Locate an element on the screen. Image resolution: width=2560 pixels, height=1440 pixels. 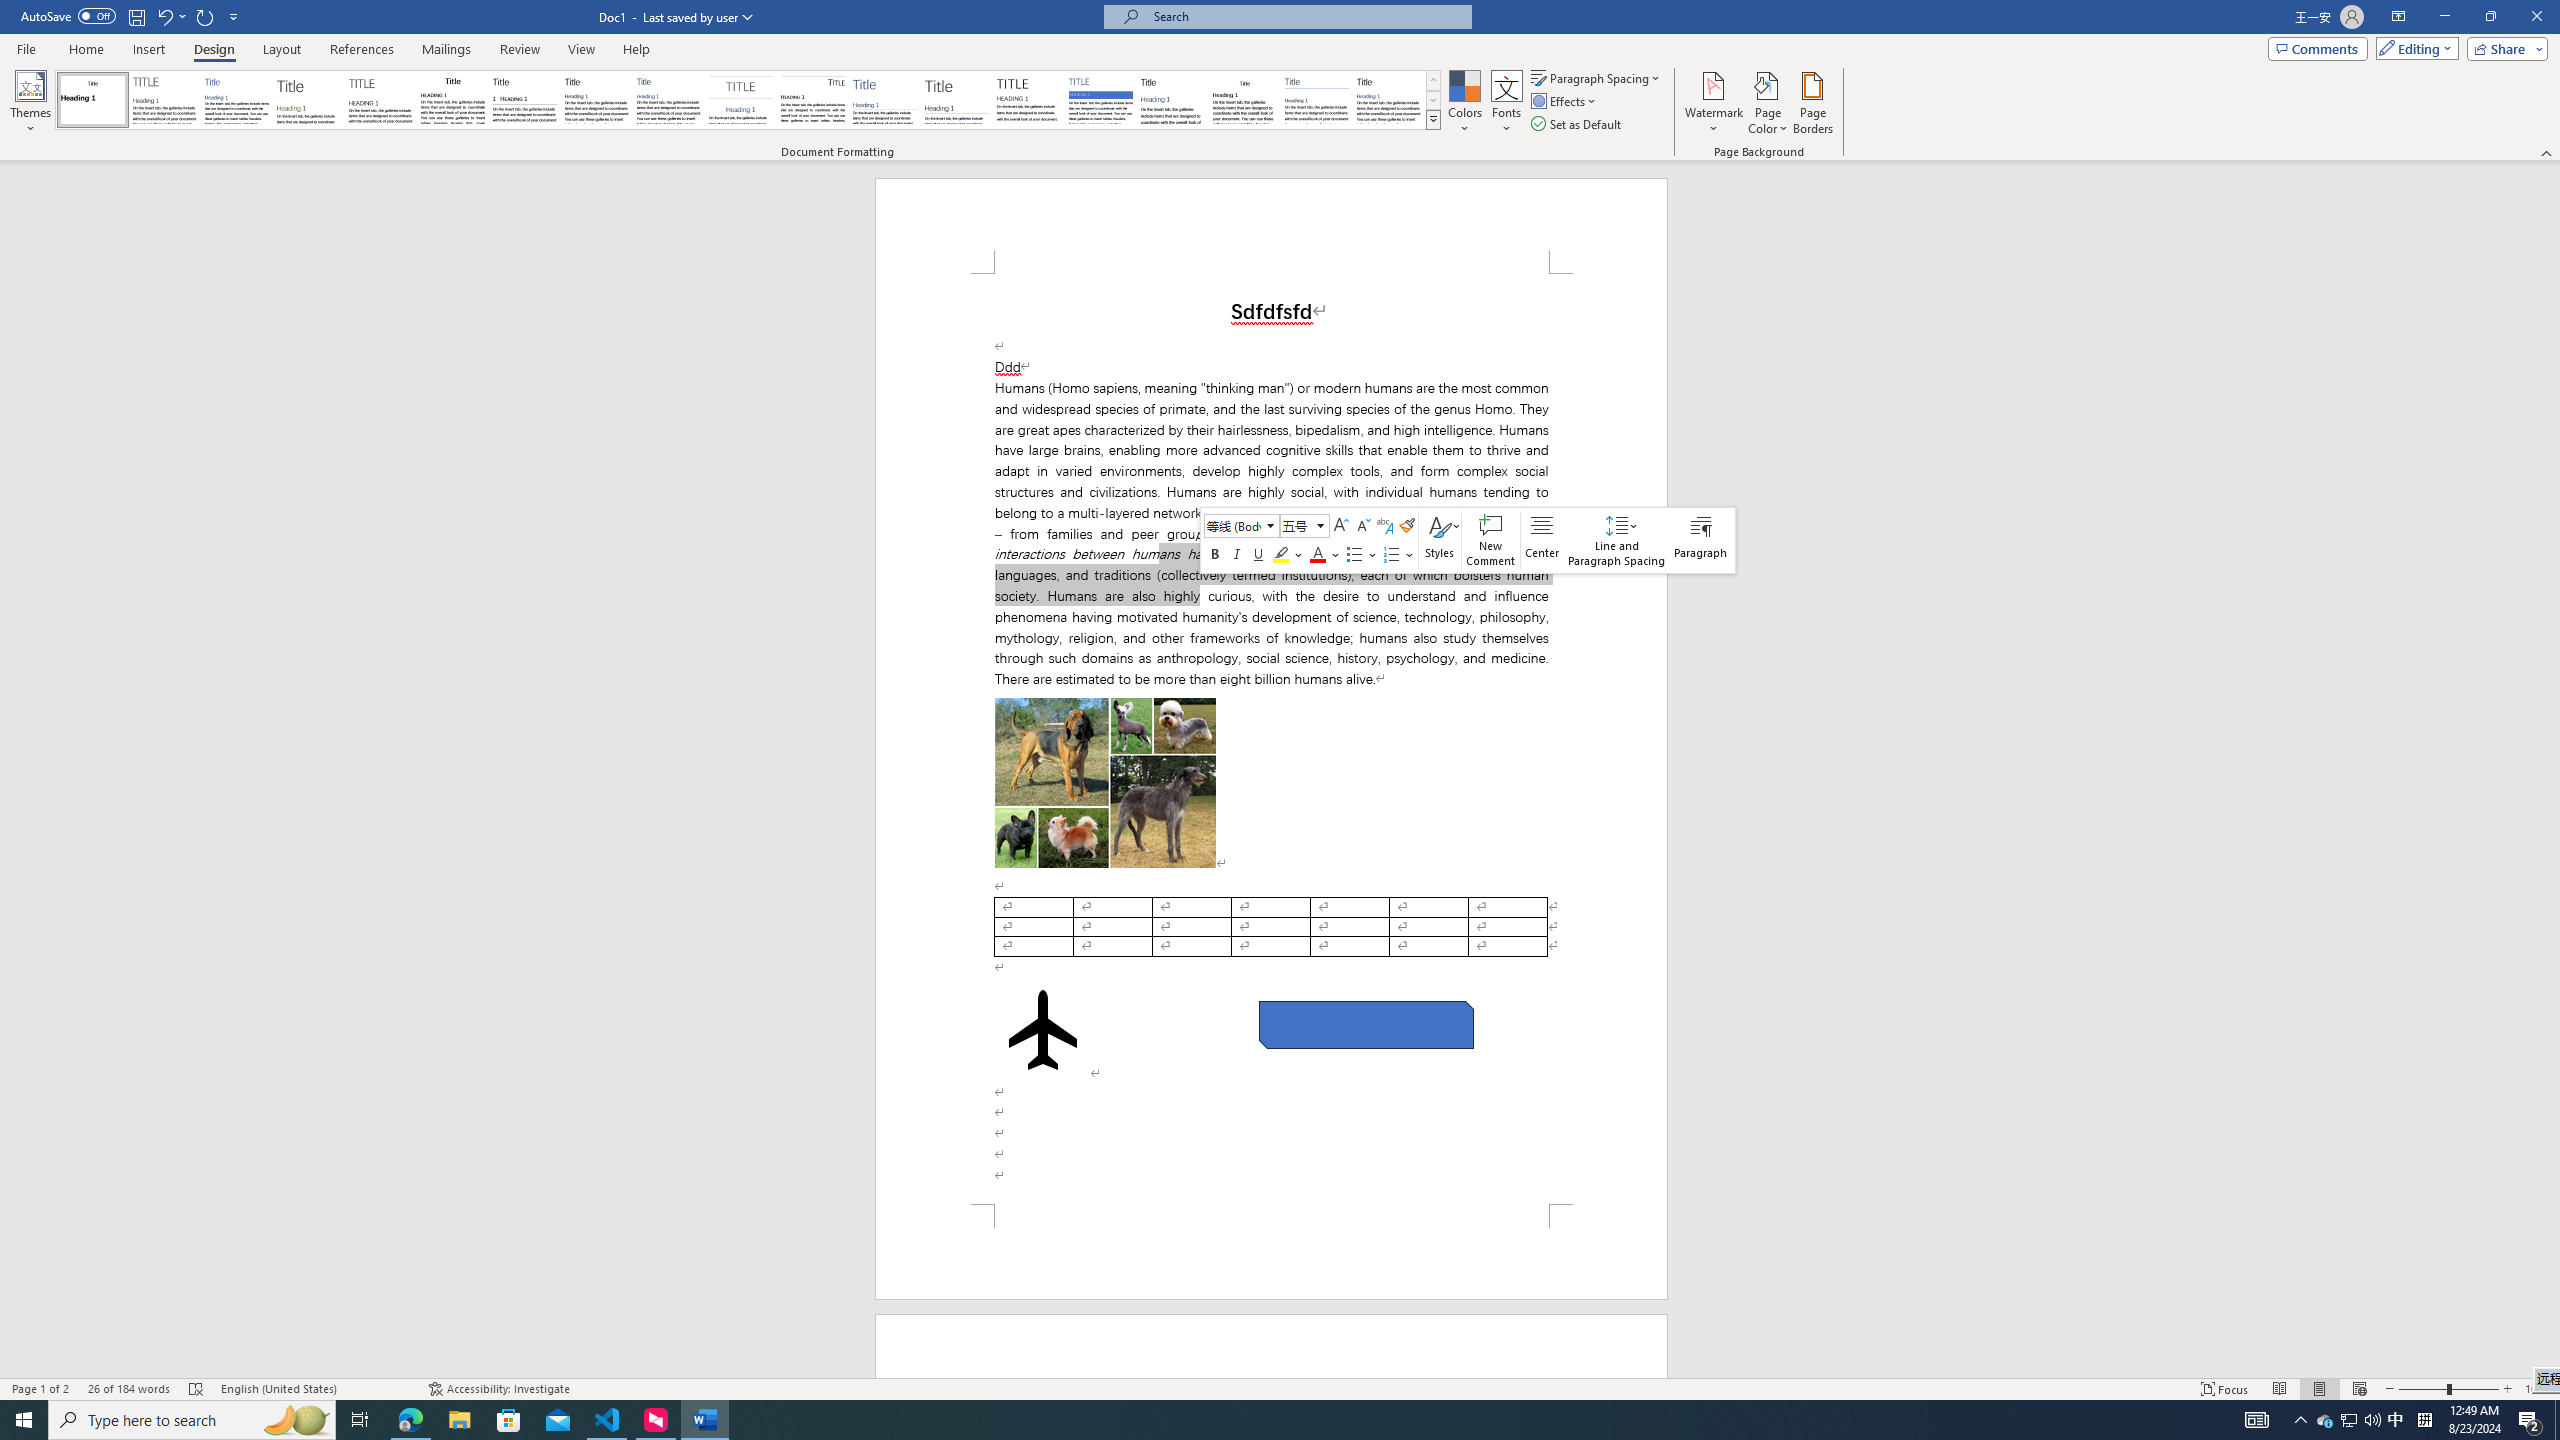
'Shaded' is located at coordinates (1100, 99).